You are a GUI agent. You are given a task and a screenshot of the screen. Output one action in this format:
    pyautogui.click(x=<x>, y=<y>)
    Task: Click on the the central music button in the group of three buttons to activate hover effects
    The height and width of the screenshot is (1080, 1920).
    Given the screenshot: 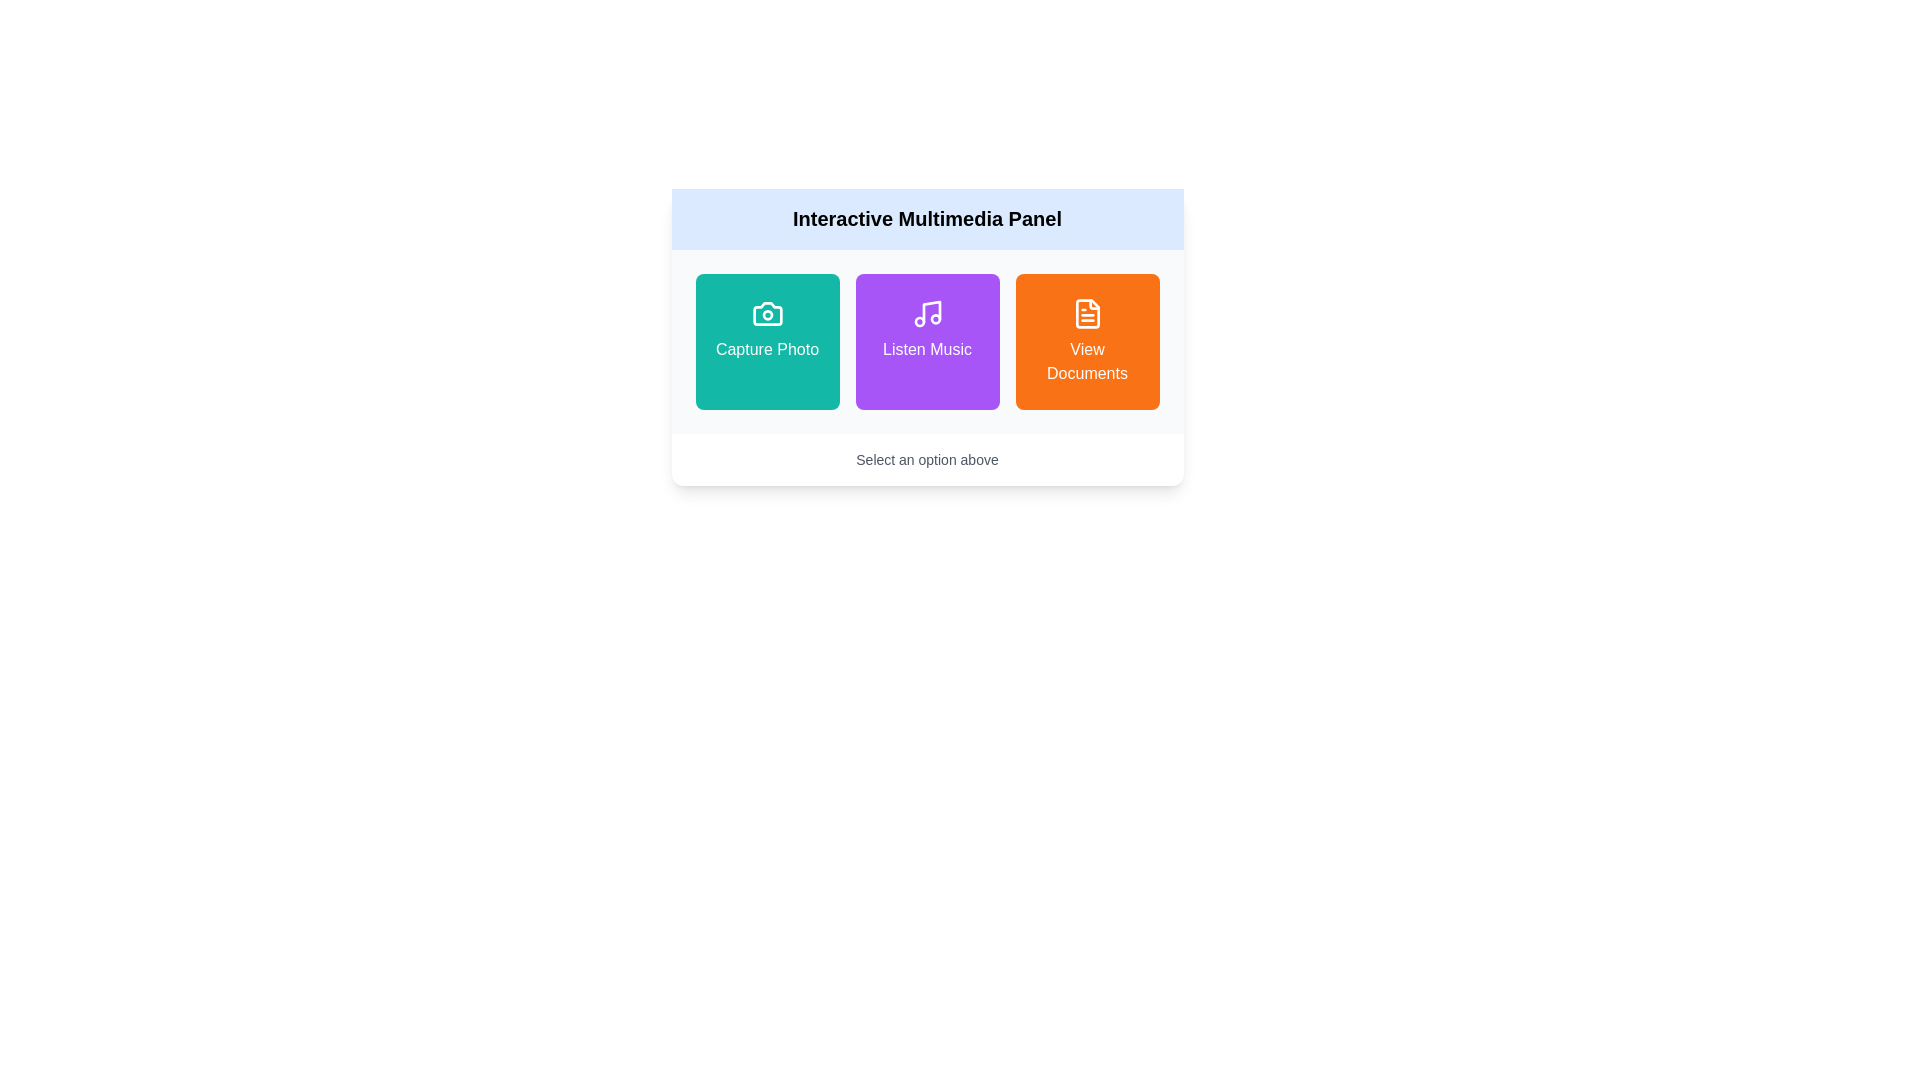 What is the action you would take?
    pyautogui.click(x=926, y=341)
    